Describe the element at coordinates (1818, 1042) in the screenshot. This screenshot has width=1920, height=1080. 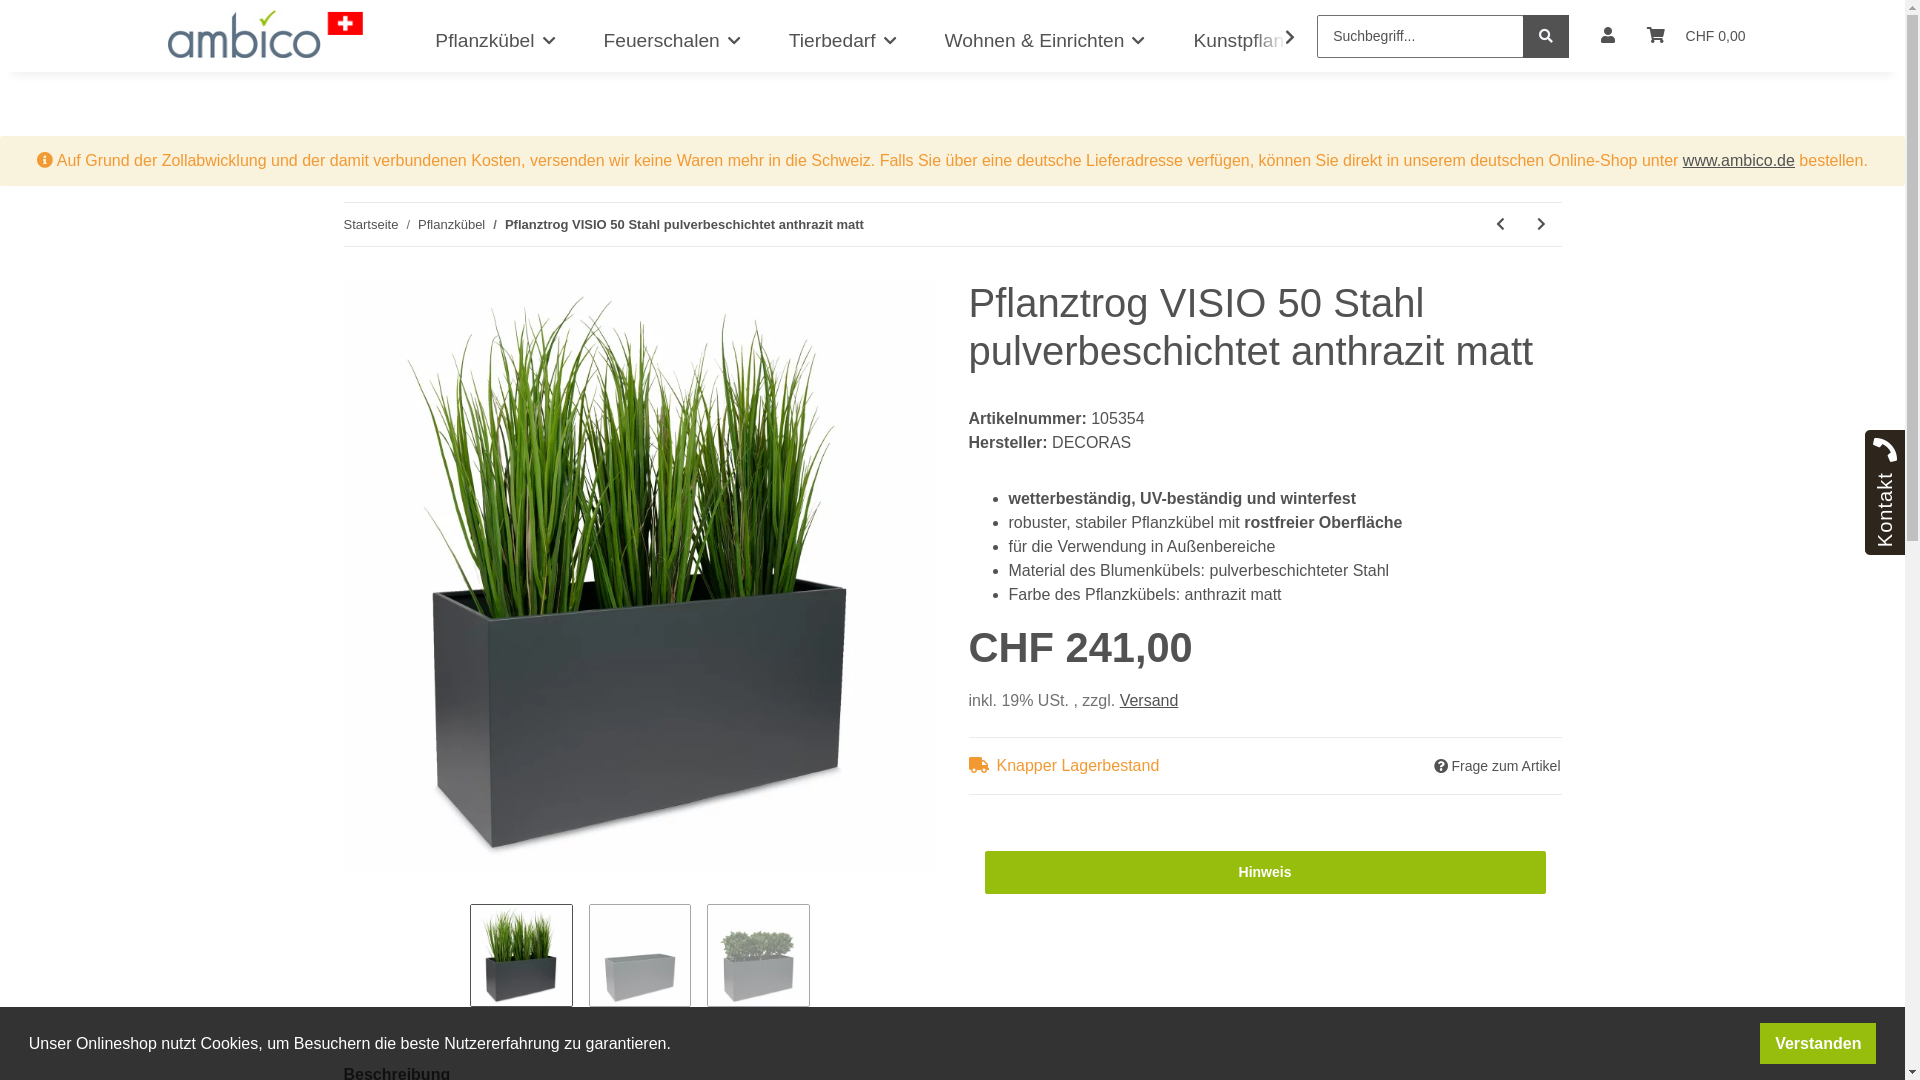
I see `'Verstanden'` at that location.